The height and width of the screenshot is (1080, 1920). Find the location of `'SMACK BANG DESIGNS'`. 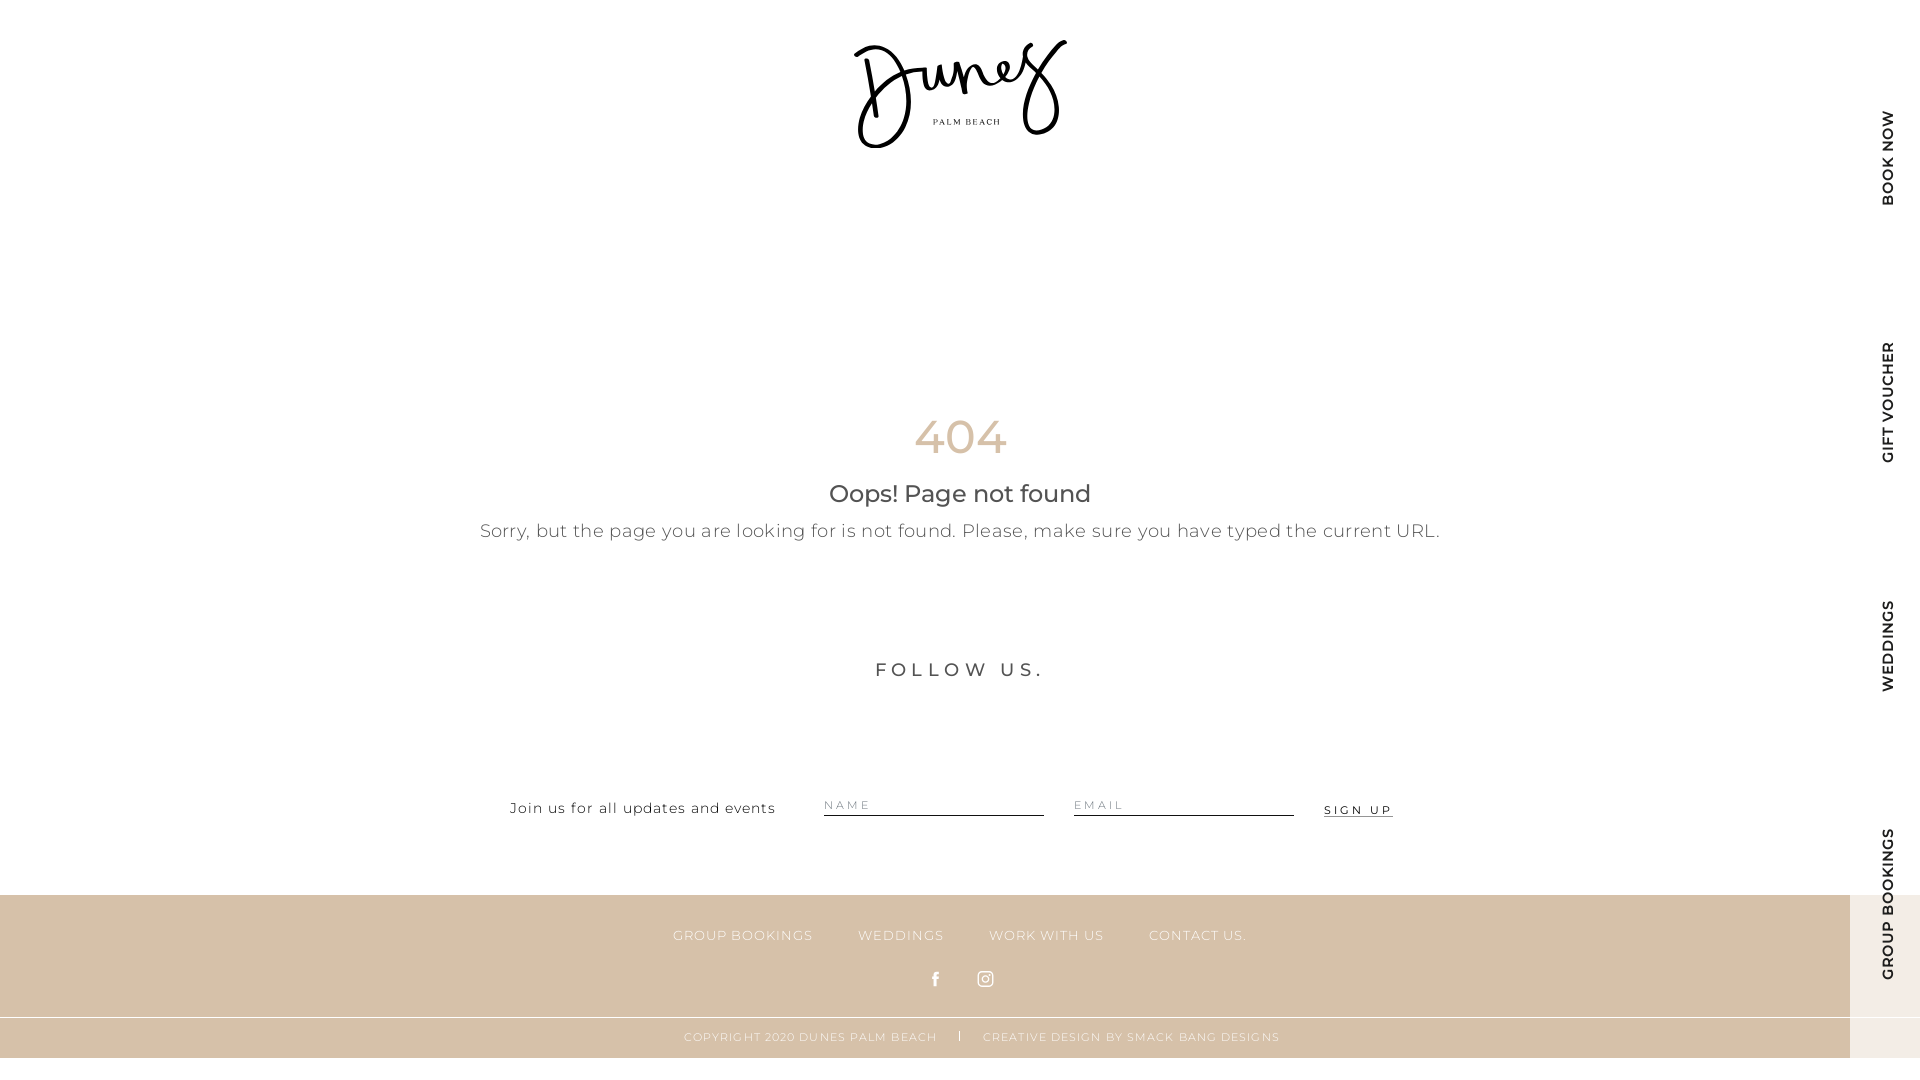

'SMACK BANG DESIGNS' is located at coordinates (1127, 1036).